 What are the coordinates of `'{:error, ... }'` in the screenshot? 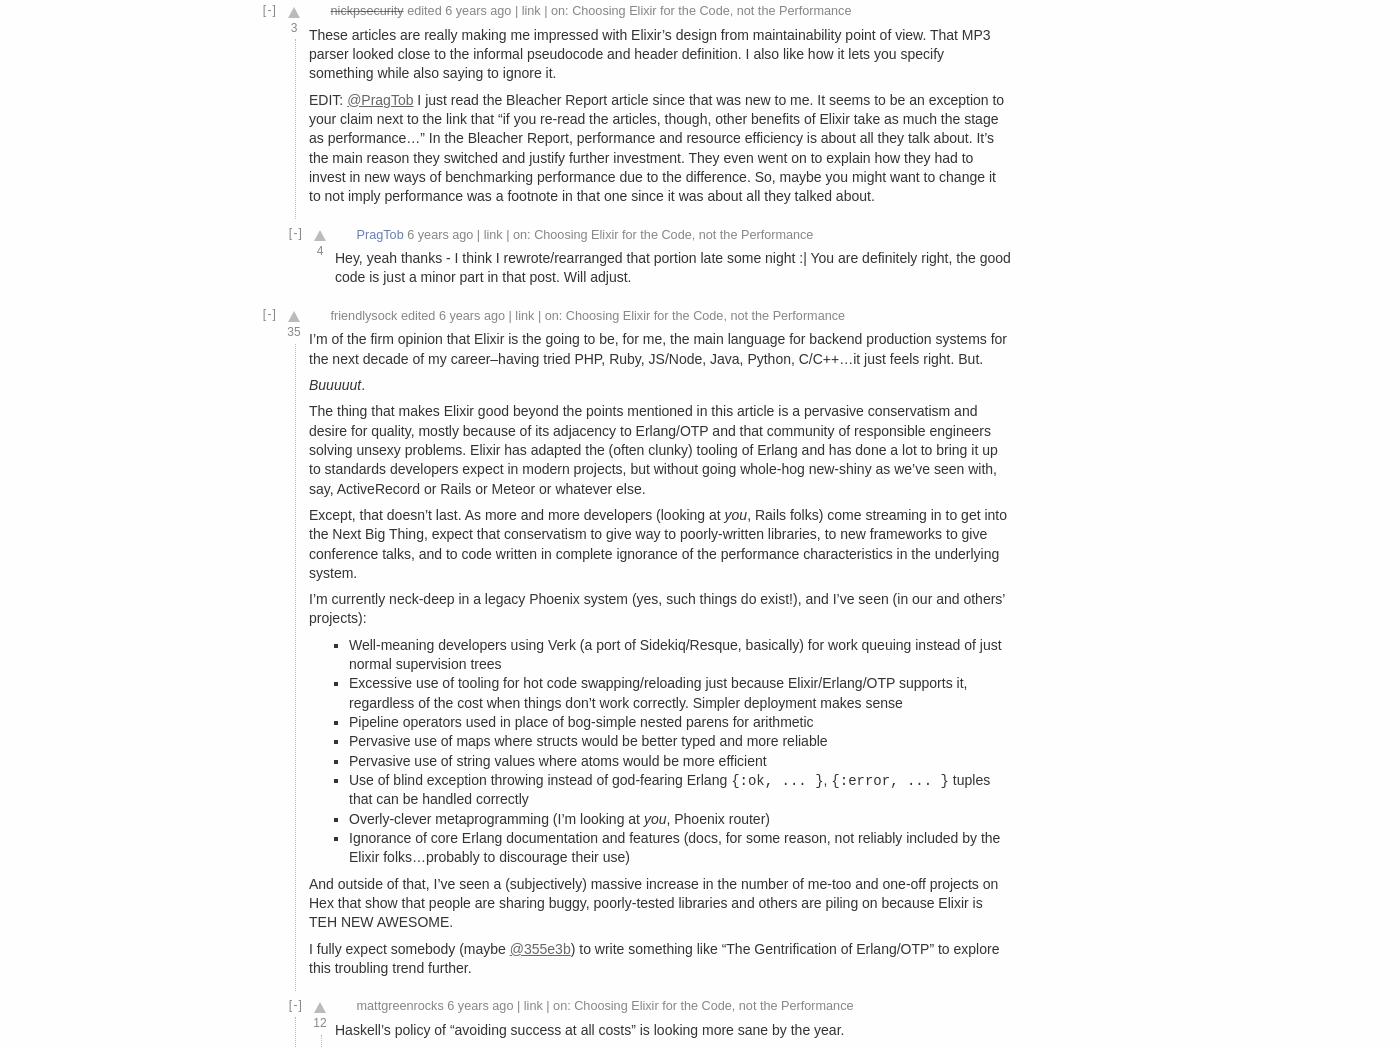 It's located at (889, 780).